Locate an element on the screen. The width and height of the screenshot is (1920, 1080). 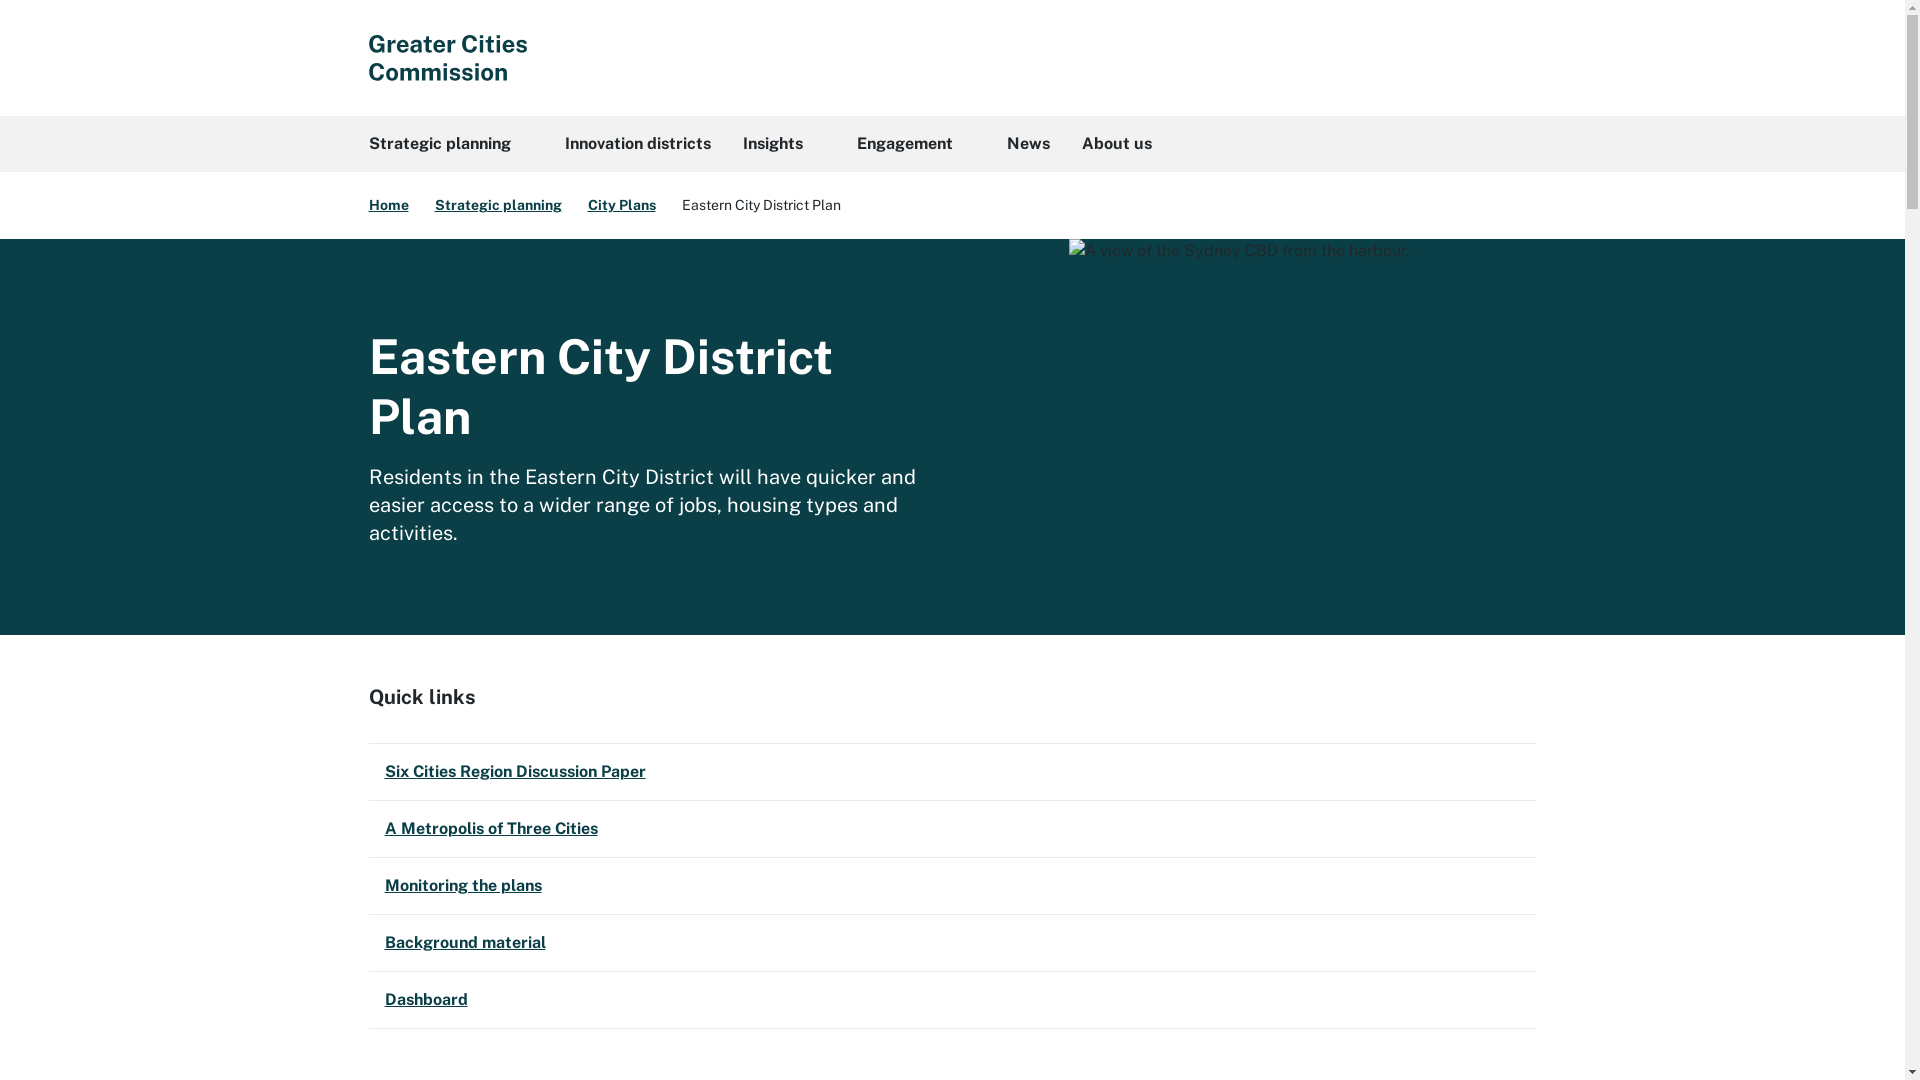
'Background material' is located at coordinates (368, 942).